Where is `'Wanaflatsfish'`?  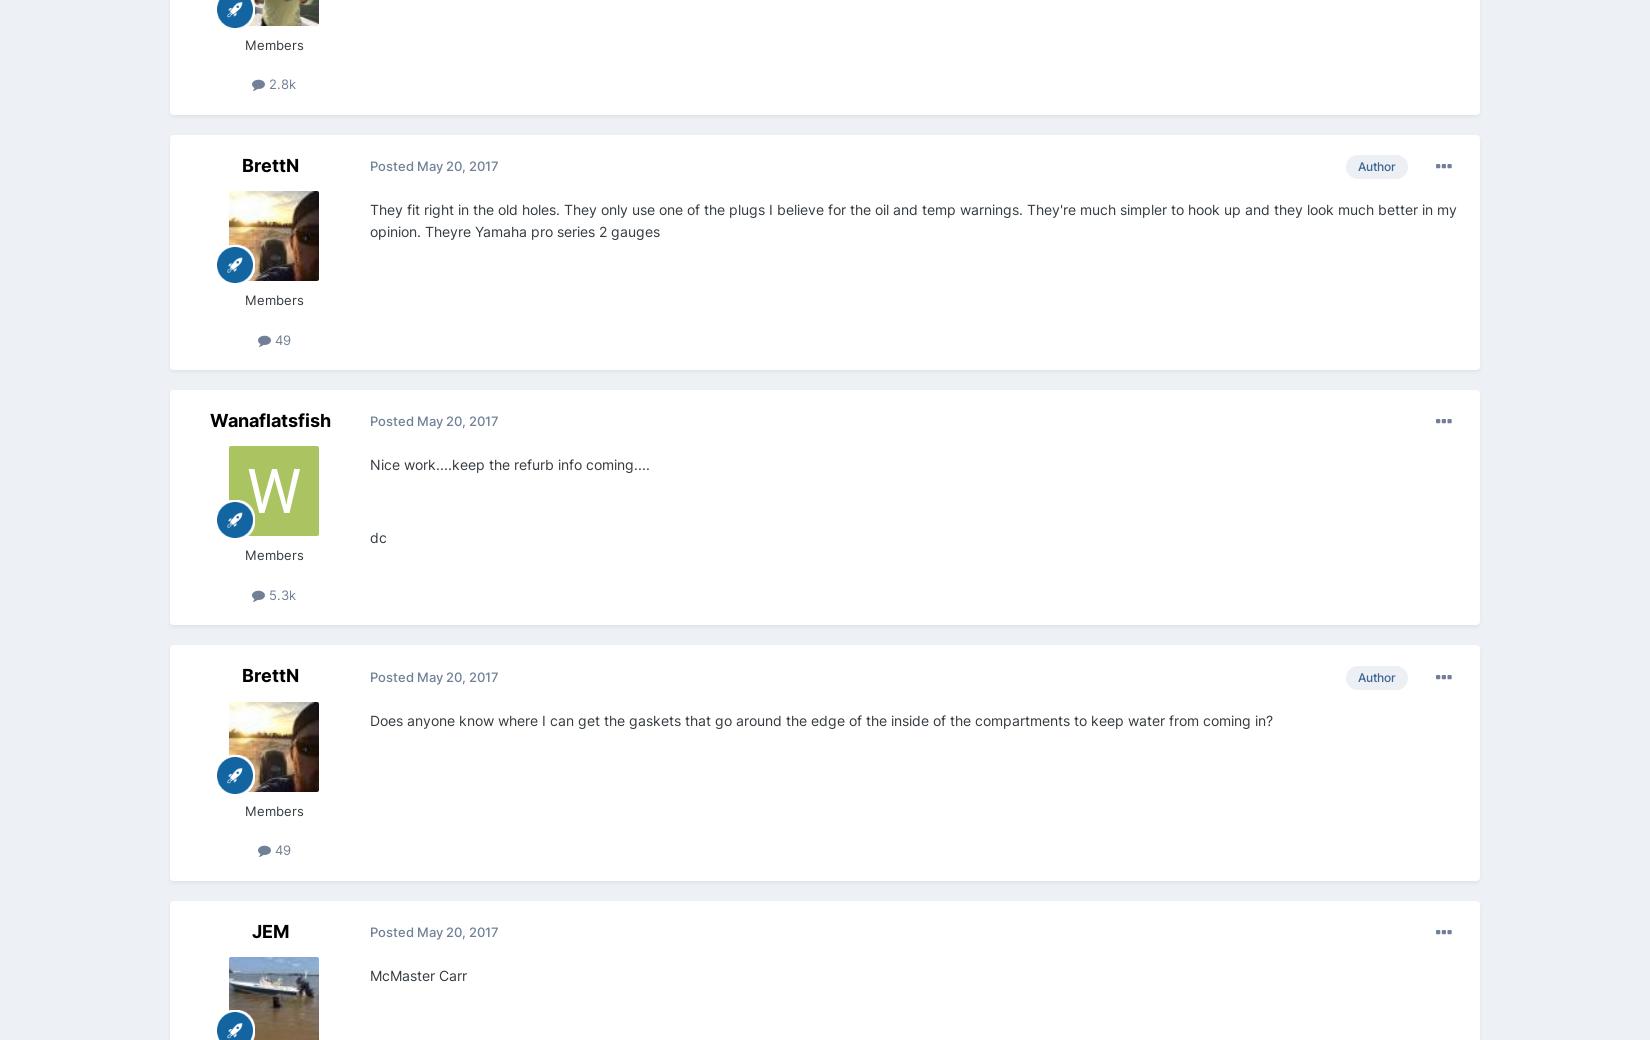
'Wanaflatsfish' is located at coordinates (269, 420).